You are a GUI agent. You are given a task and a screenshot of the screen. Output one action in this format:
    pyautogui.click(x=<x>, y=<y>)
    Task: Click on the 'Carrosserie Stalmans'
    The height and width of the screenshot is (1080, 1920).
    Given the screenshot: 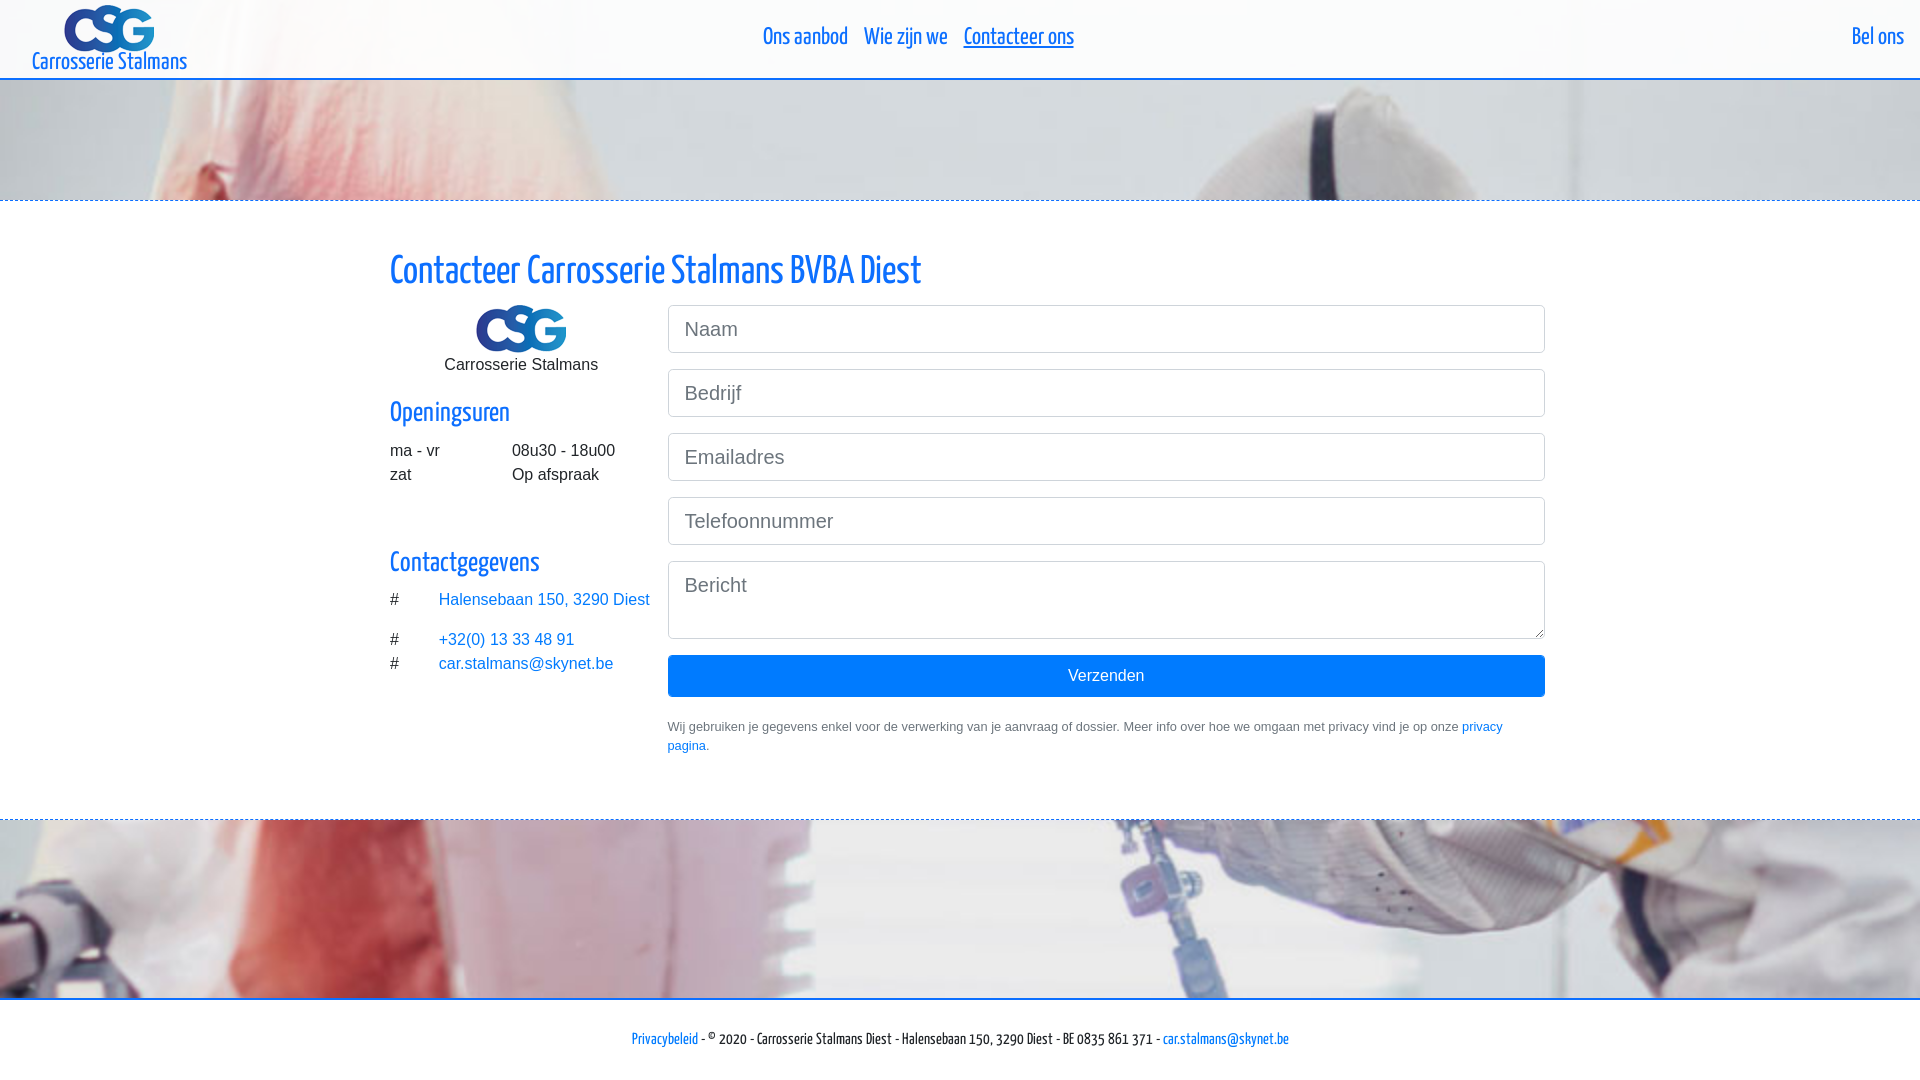 What is the action you would take?
    pyautogui.click(x=108, y=38)
    